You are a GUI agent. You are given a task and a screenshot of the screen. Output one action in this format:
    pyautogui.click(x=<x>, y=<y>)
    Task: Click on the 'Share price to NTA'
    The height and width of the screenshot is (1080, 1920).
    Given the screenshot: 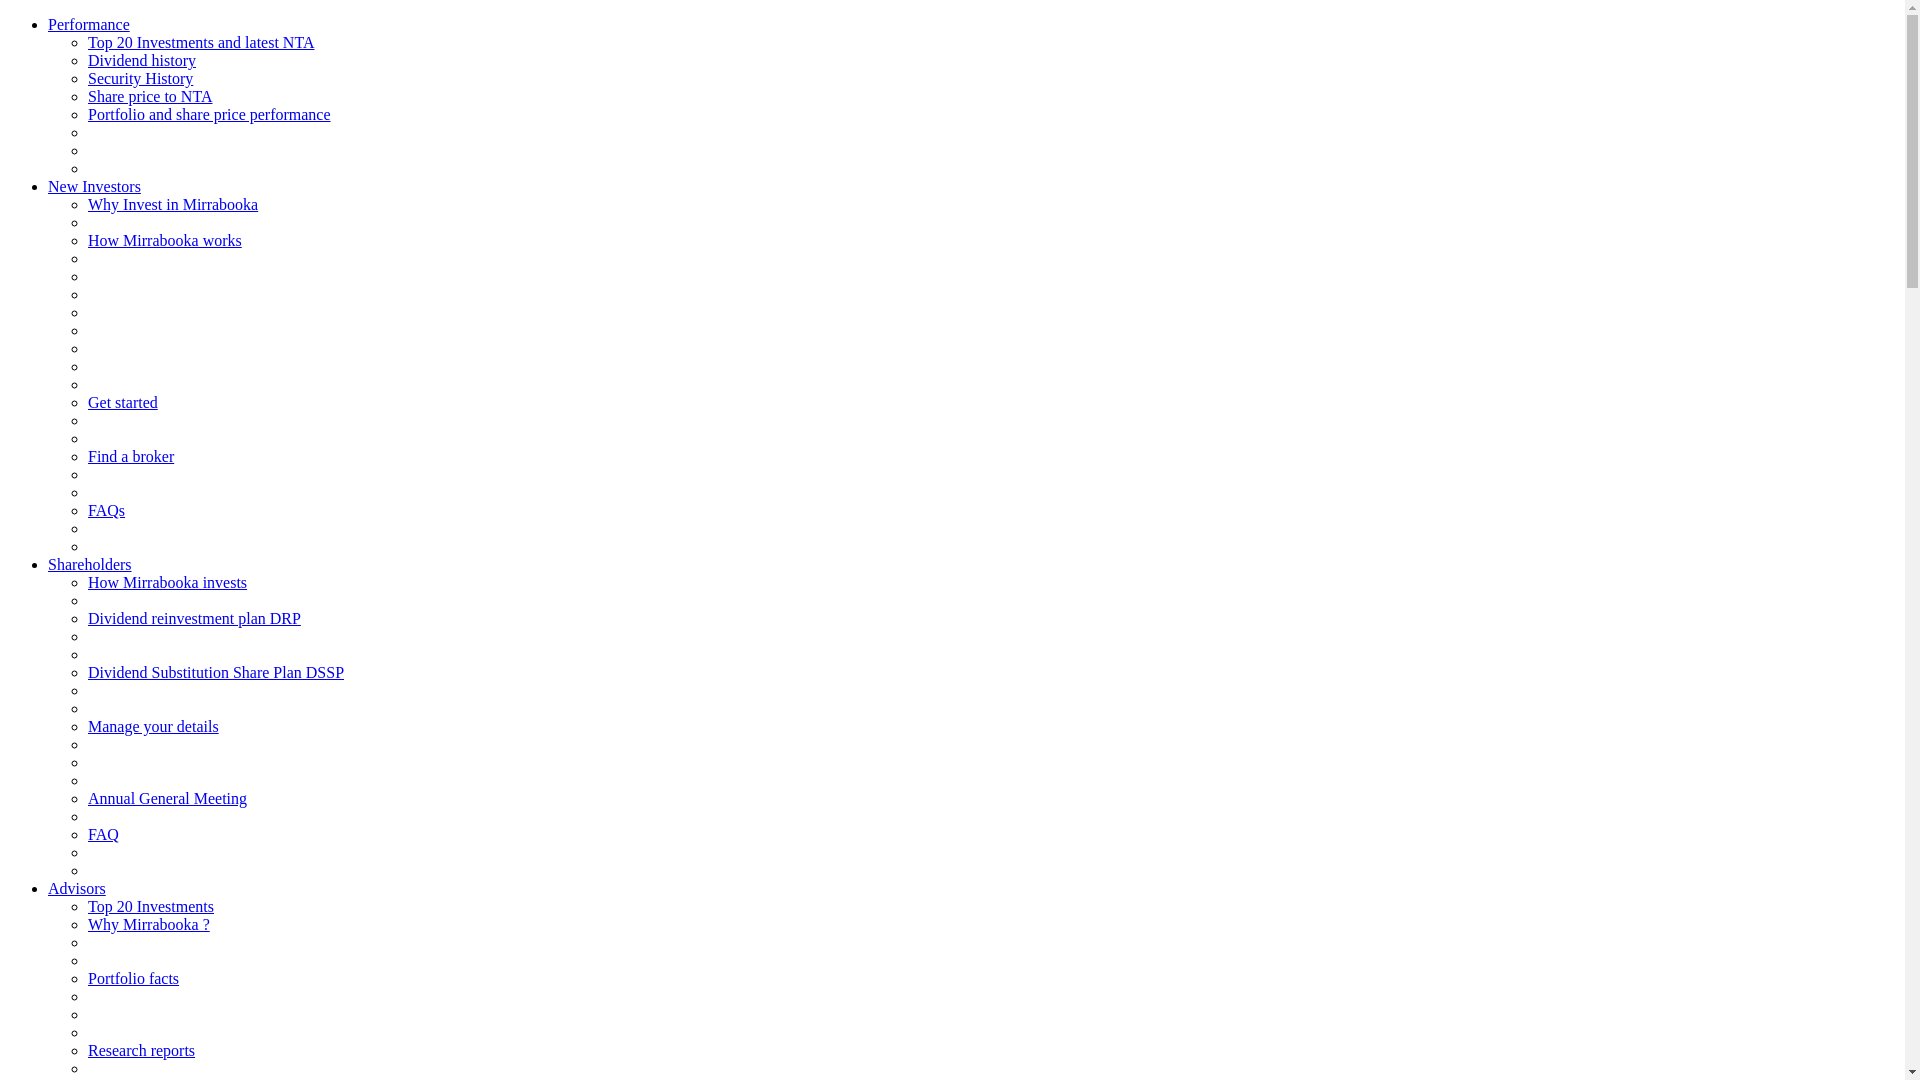 What is the action you would take?
    pyautogui.click(x=86, y=96)
    